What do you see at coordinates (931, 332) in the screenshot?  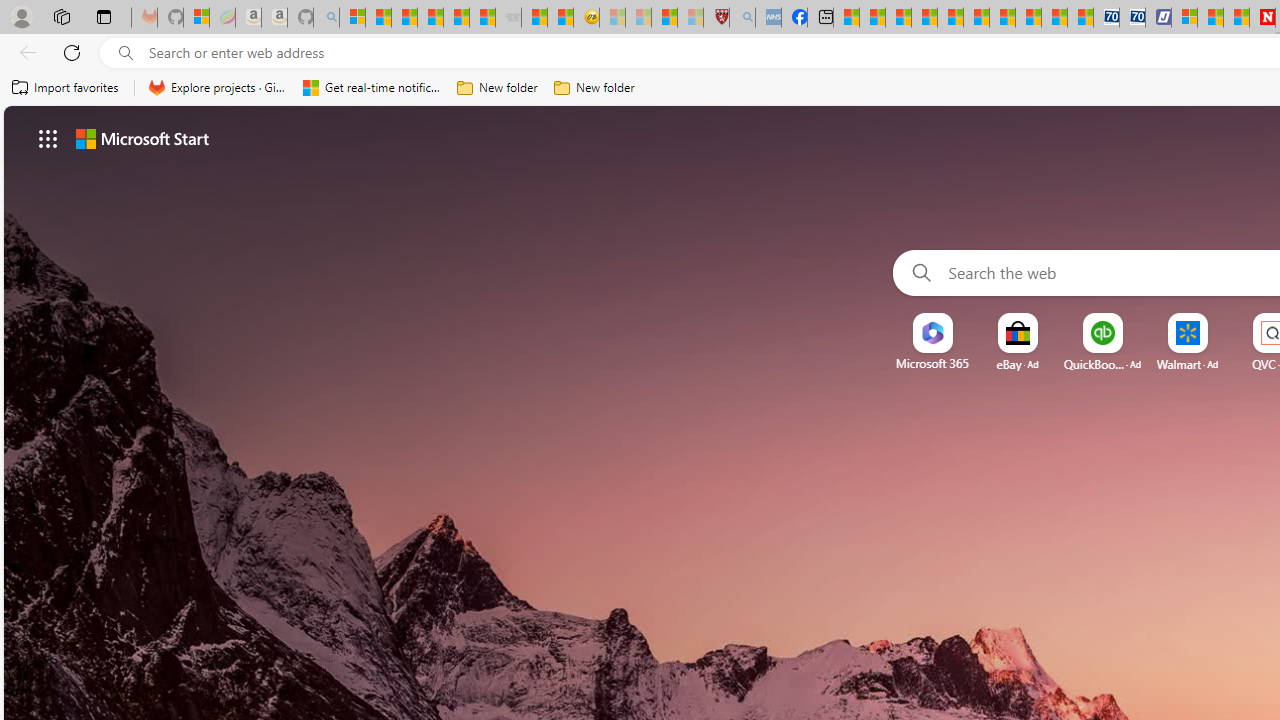 I see `'To get missing image descriptions, open the context menu.'` at bounding box center [931, 332].